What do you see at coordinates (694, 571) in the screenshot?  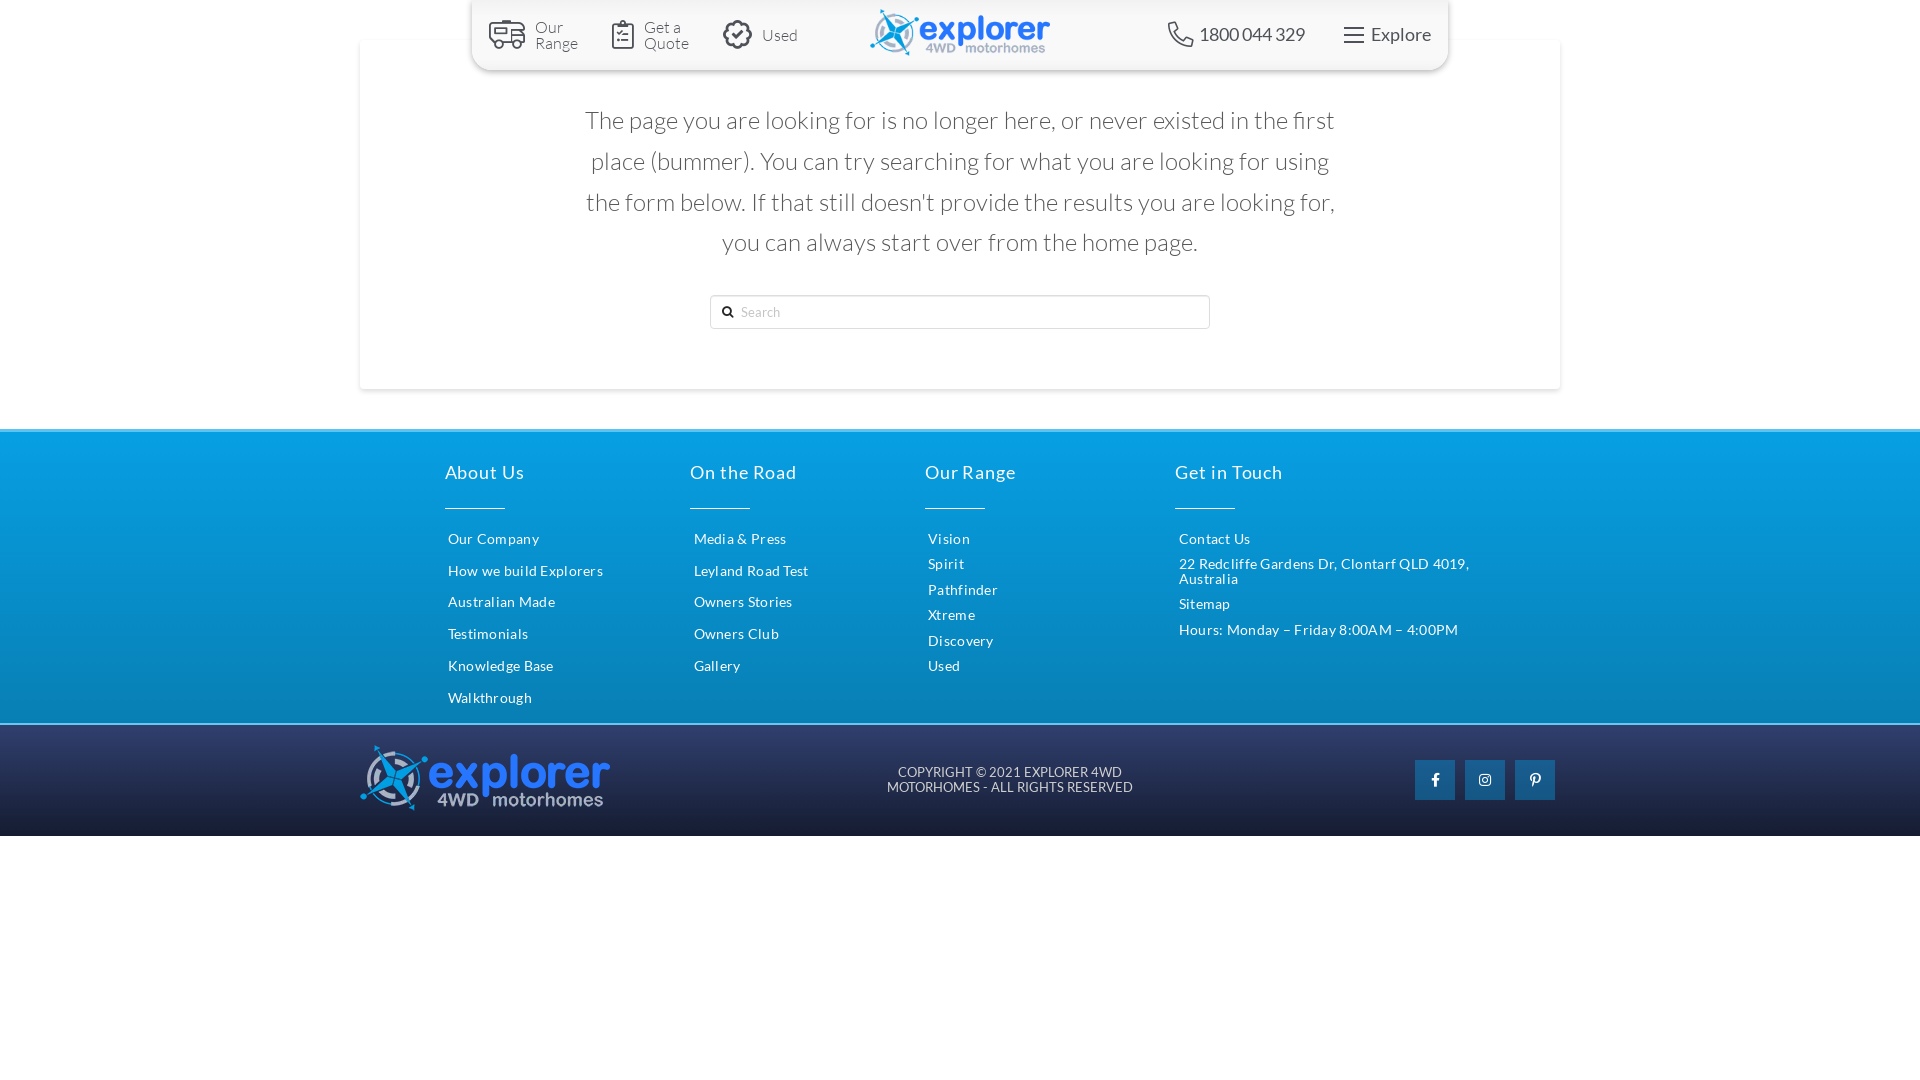 I see `'Leyland Road Test'` at bounding box center [694, 571].